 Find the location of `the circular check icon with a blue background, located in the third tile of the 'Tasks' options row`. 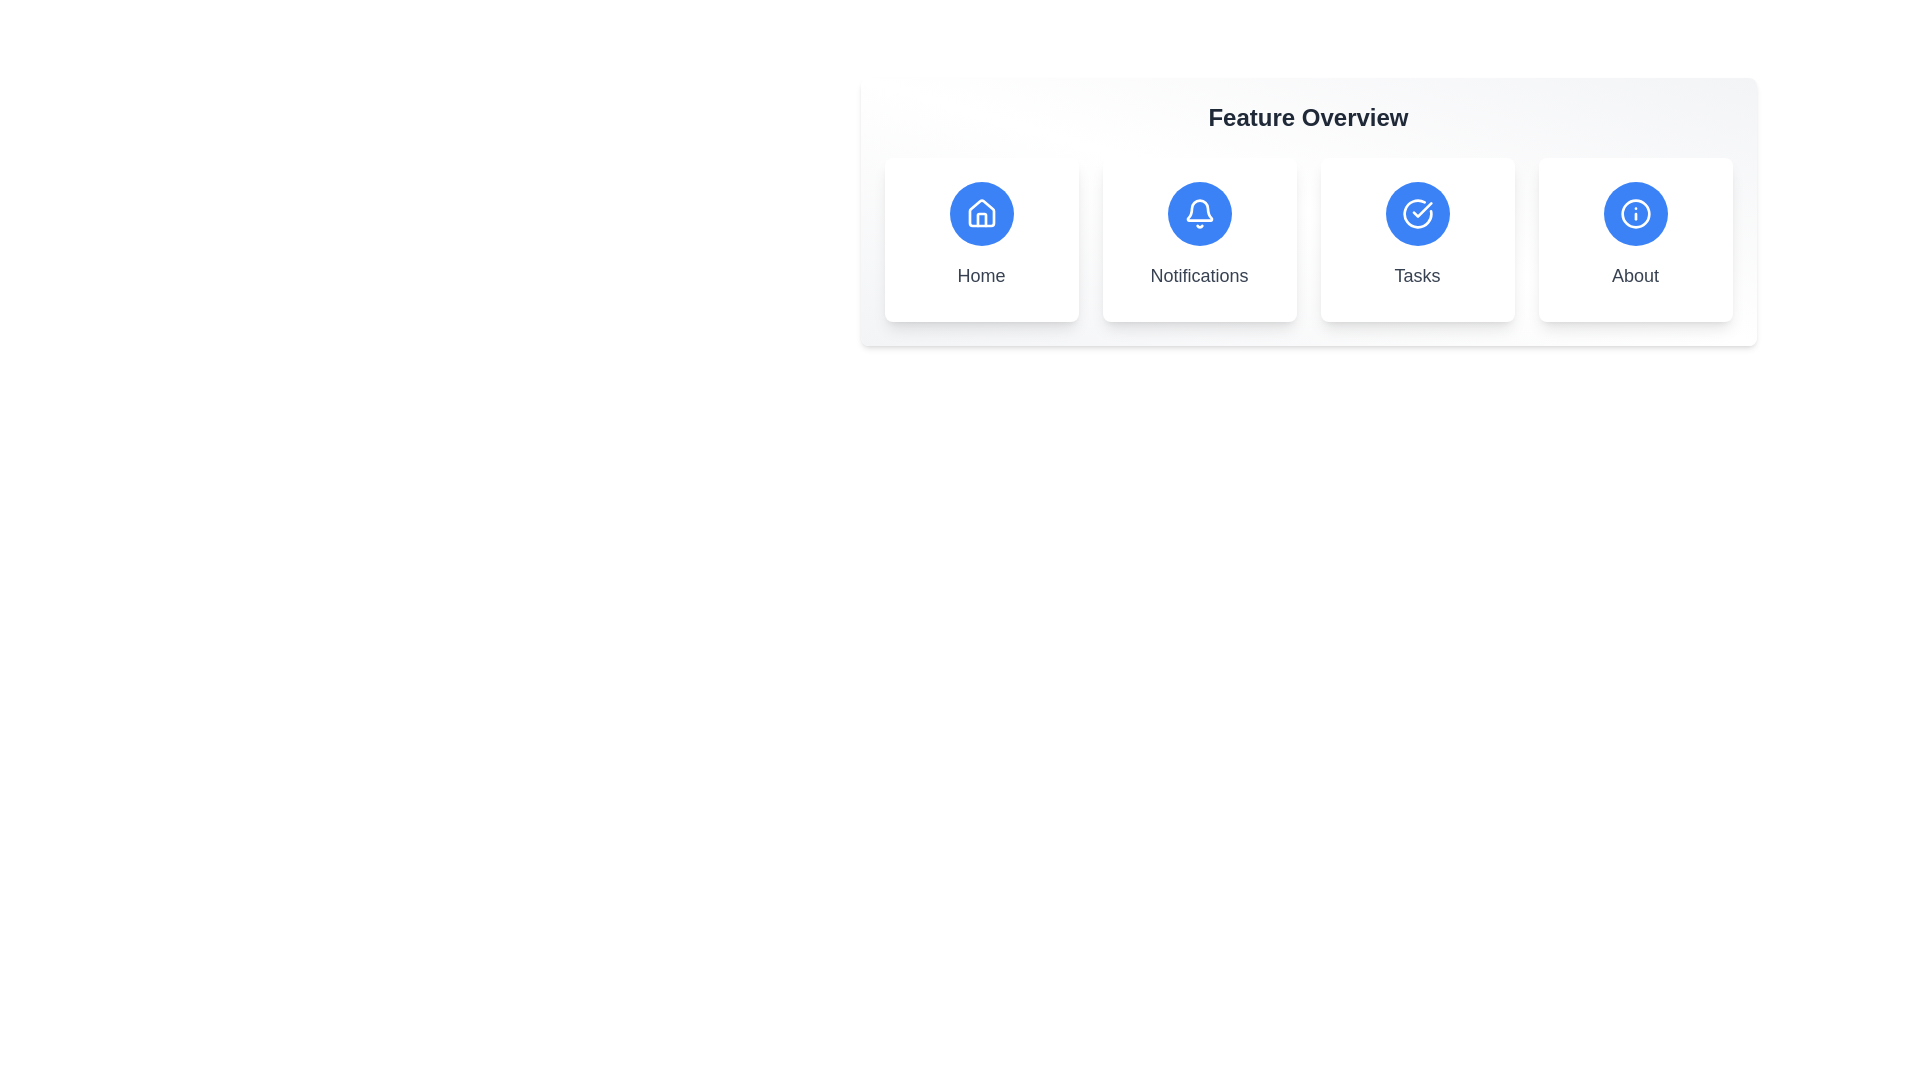

the circular check icon with a blue background, located in the third tile of the 'Tasks' options row is located at coordinates (1416, 213).